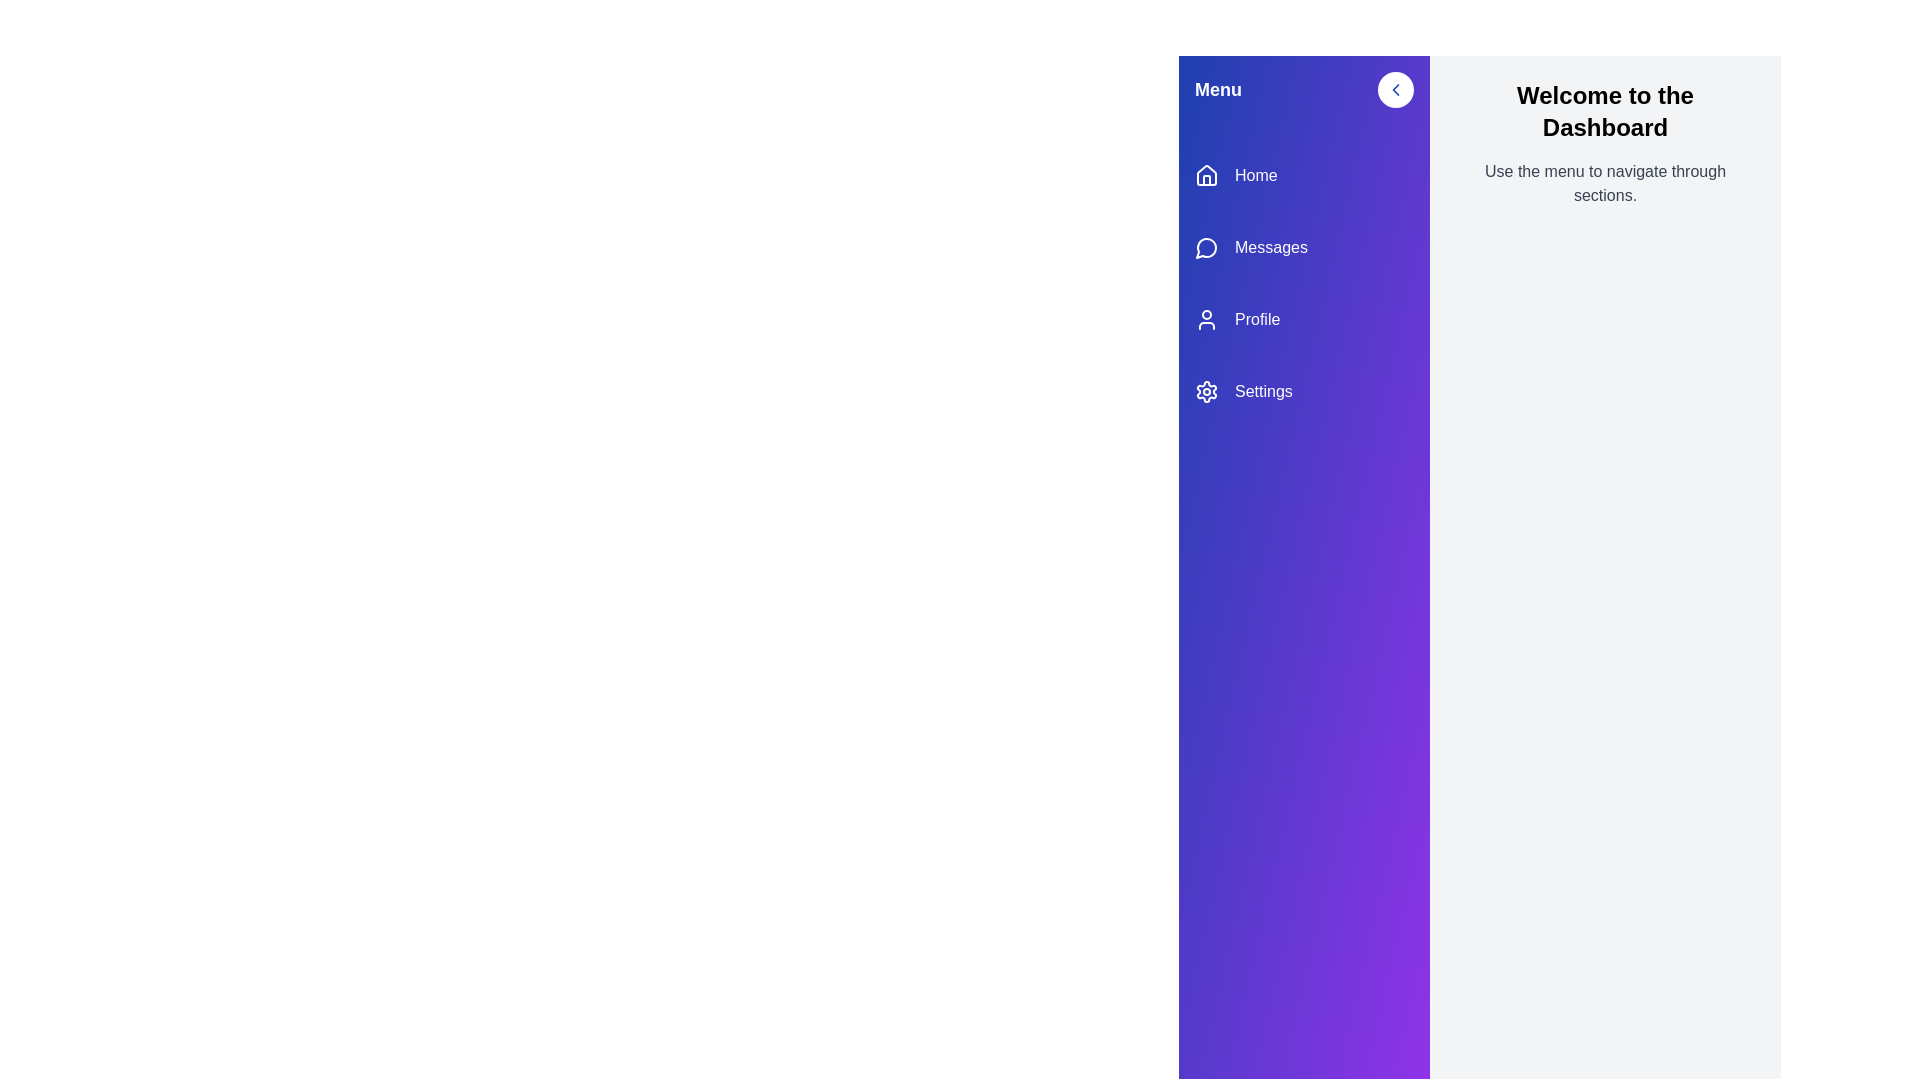  What do you see at coordinates (1205, 175) in the screenshot?
I see `the Home icon in the sidebar` at bounding box center [1205, 175].